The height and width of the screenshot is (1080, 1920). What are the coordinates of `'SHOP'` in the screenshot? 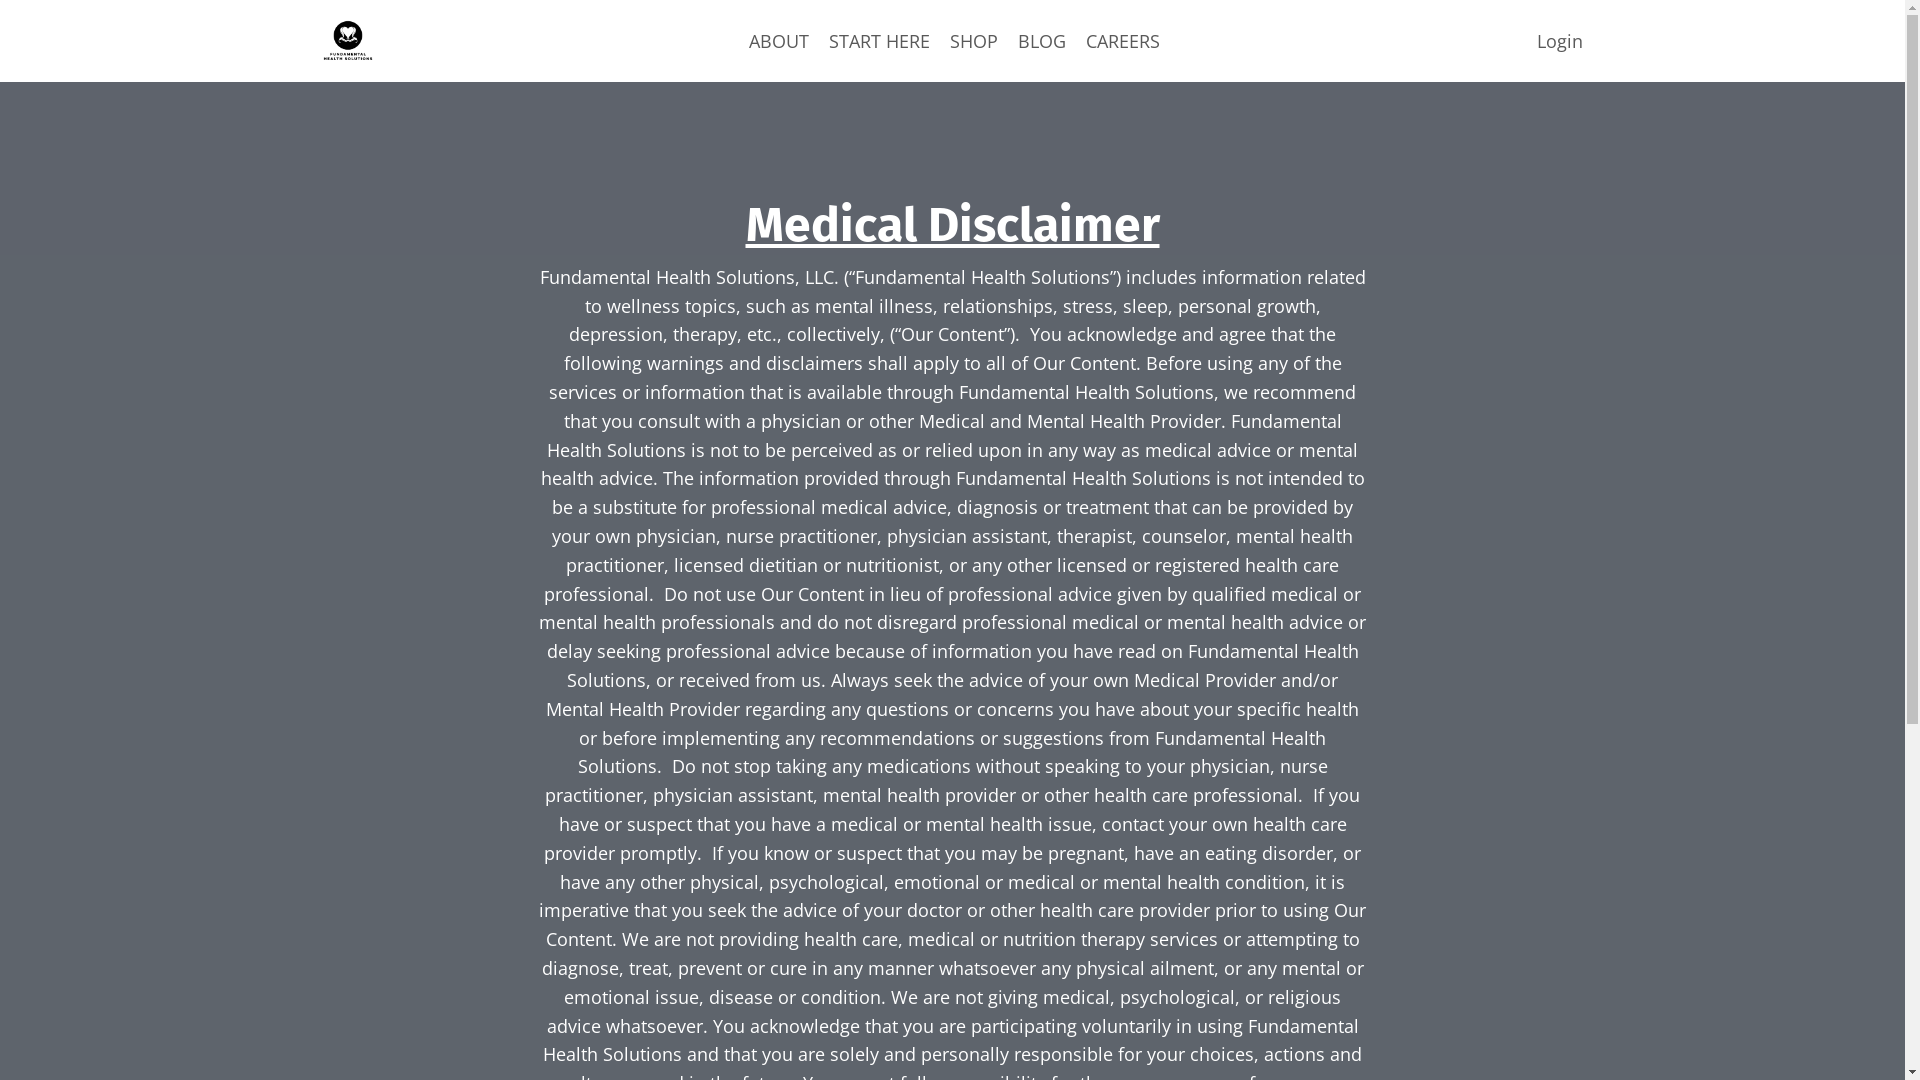 It's located at (949, 41).